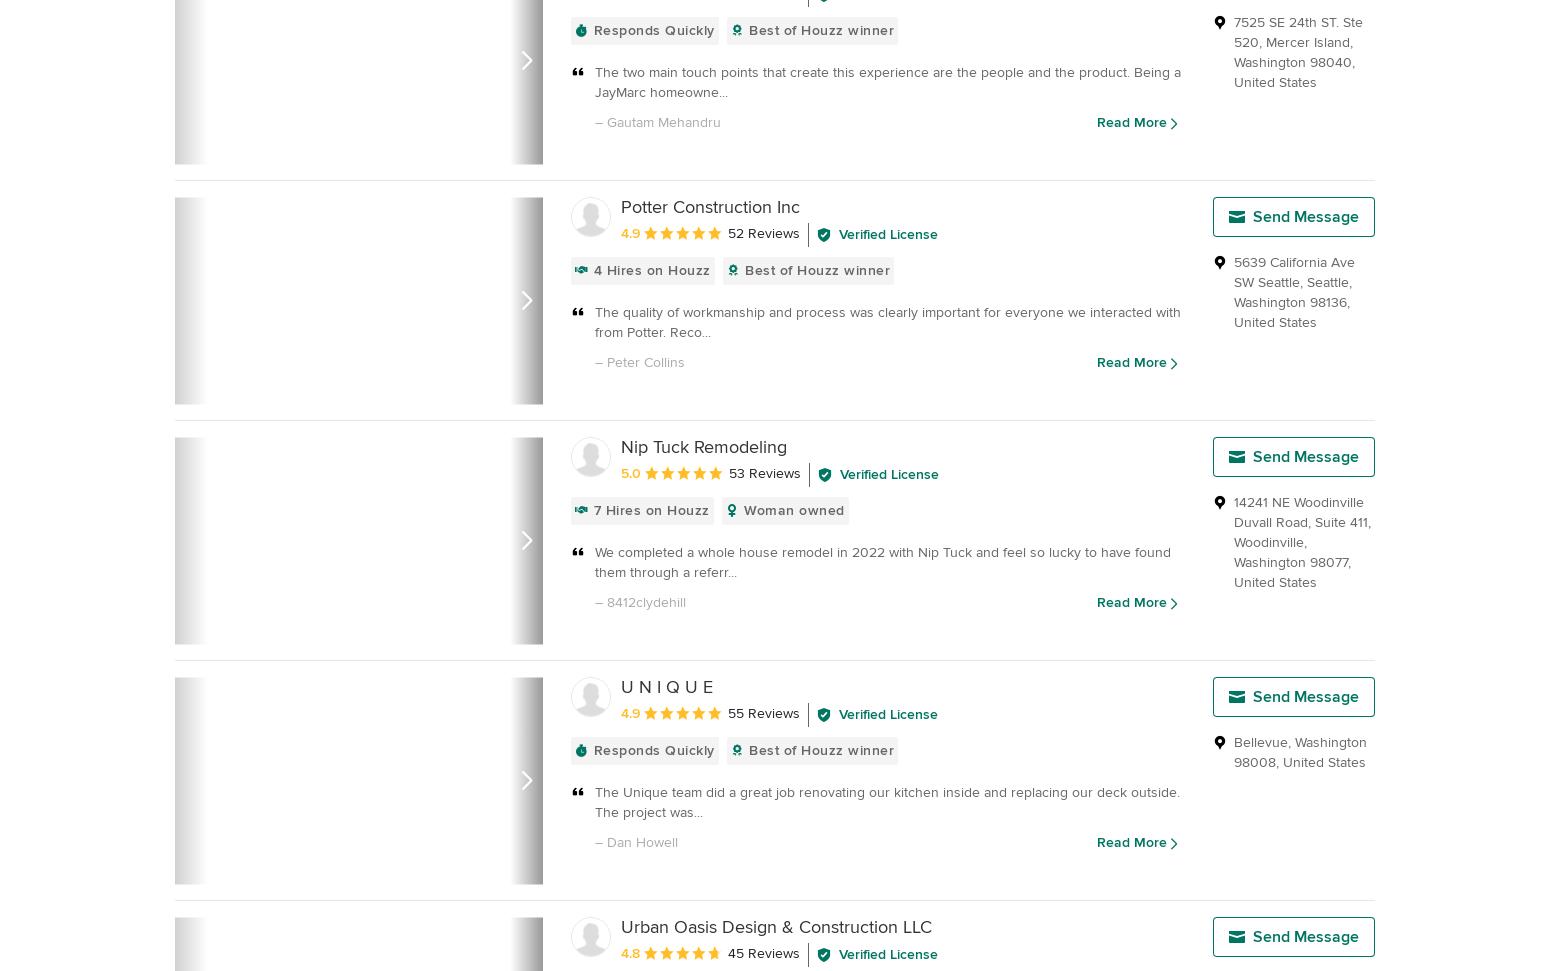  Describe the element at coordinates (629, 952) in the screenshot. I see `'4.8'` at that location.